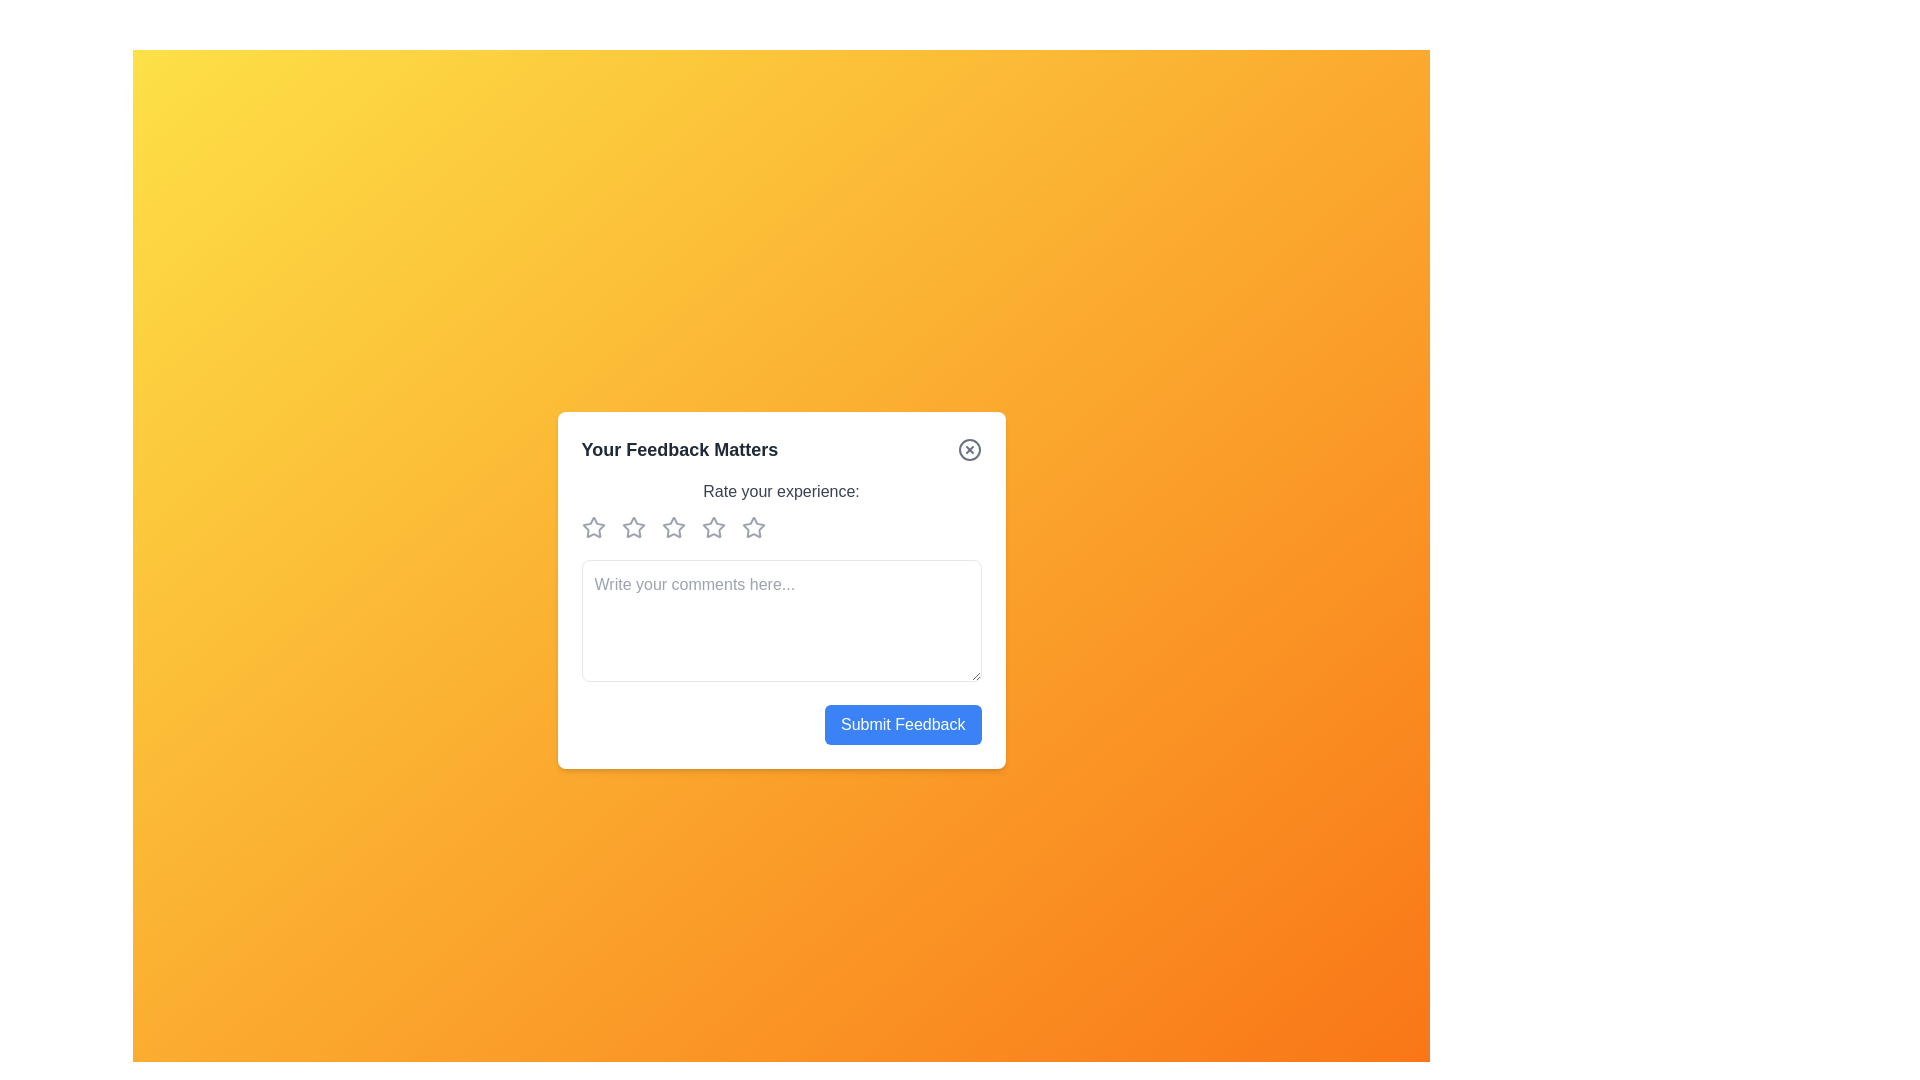  I want to click on the rating to 1 stars by clicking on the corresponding star, so click(596, 526).